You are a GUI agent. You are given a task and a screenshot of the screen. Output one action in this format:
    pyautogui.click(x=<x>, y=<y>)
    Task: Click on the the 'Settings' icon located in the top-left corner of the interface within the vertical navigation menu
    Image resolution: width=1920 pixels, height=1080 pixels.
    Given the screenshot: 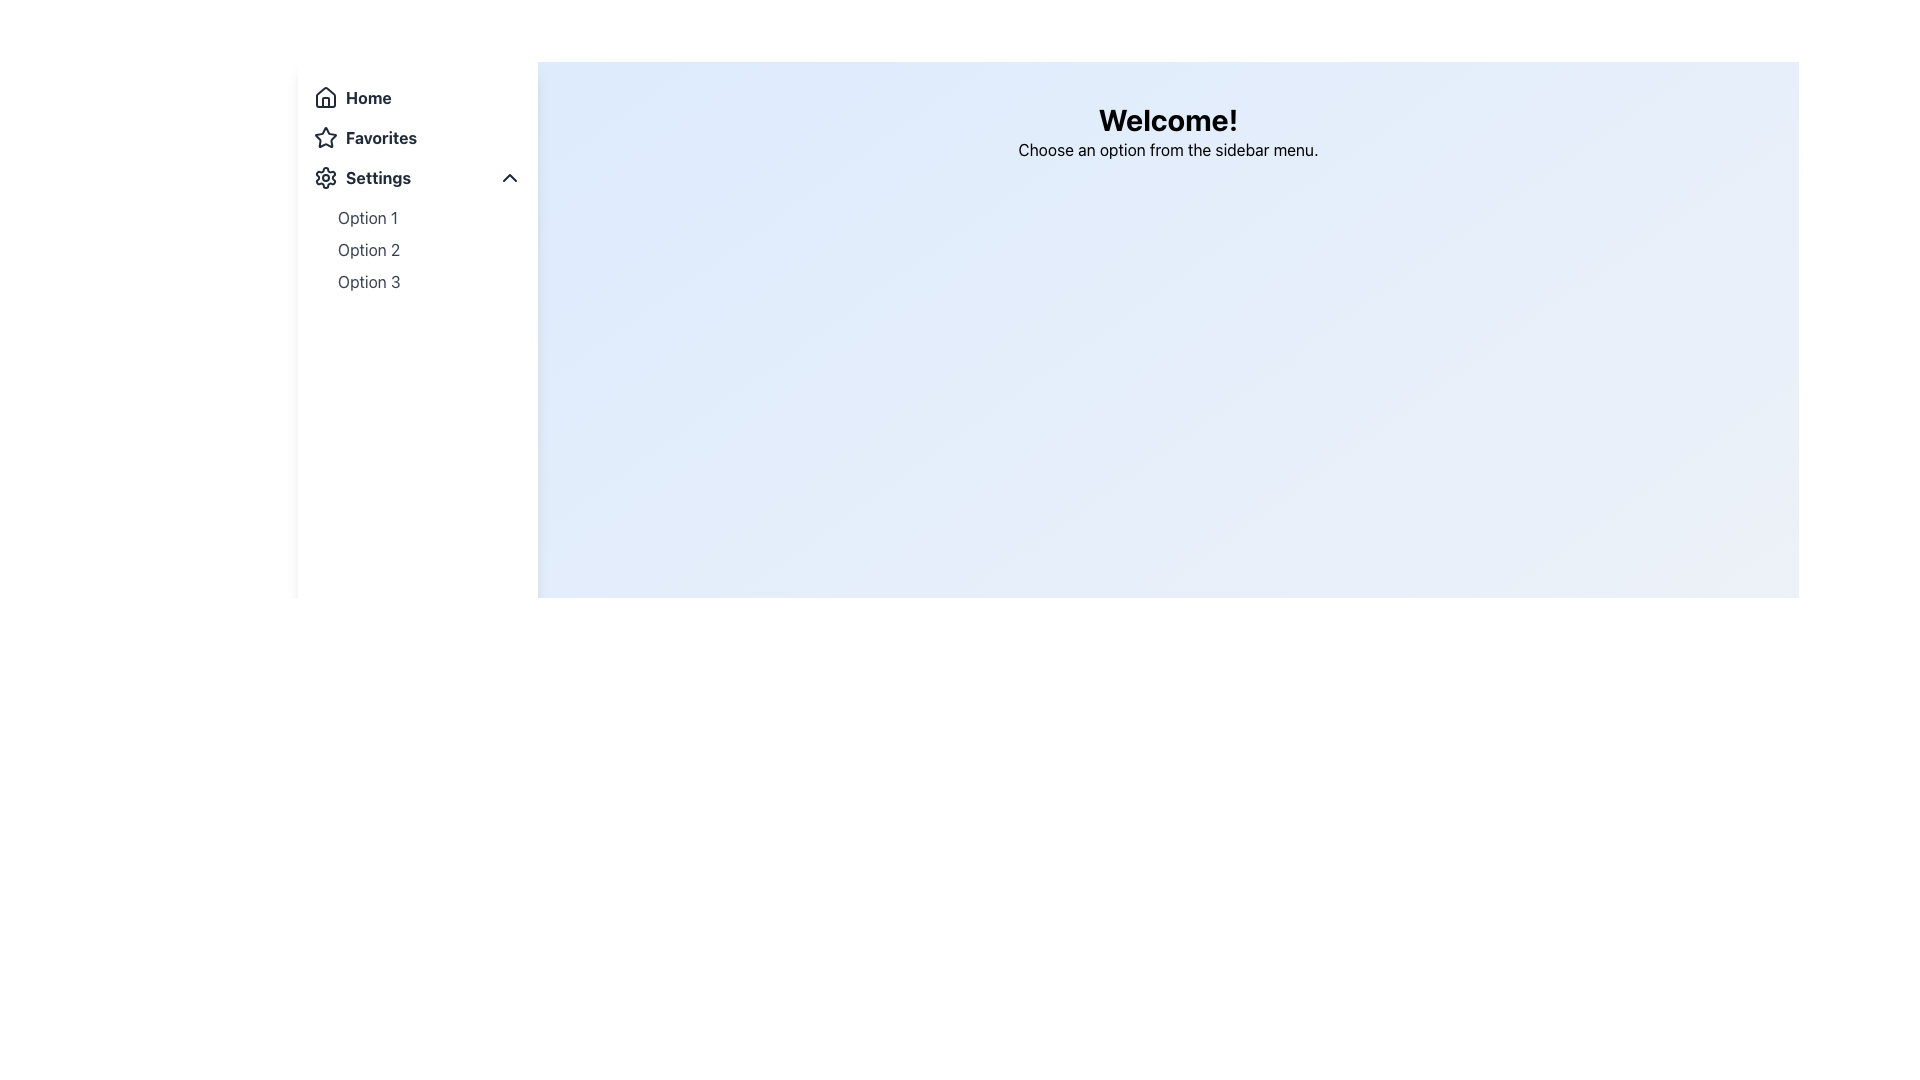 What is the action you would take?
    pyautogui.click(x=326, y=176)
    